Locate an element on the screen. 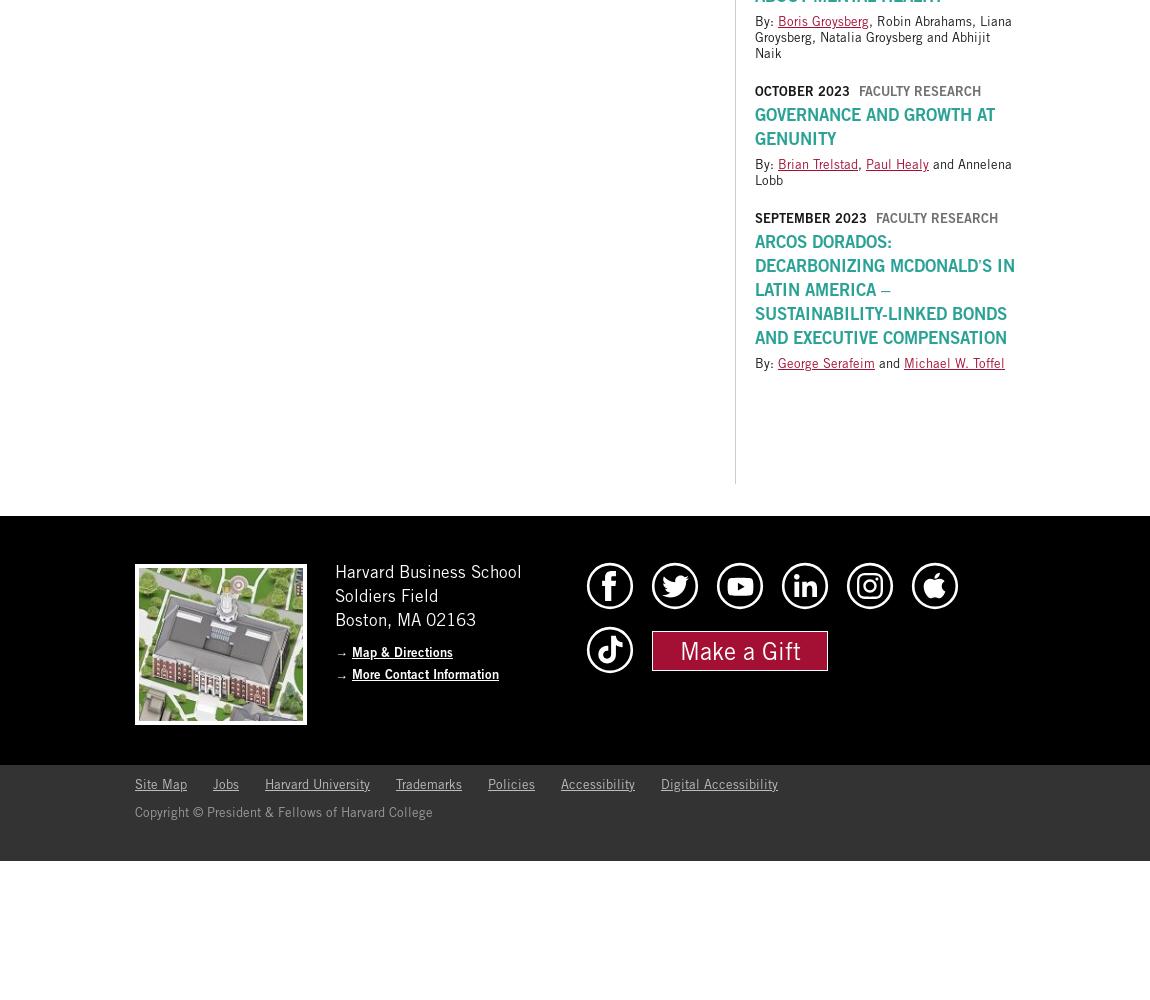 This screenshot has width=1150, height=1000. 'Boris Groysberg' is located at coordinates (776, 21).